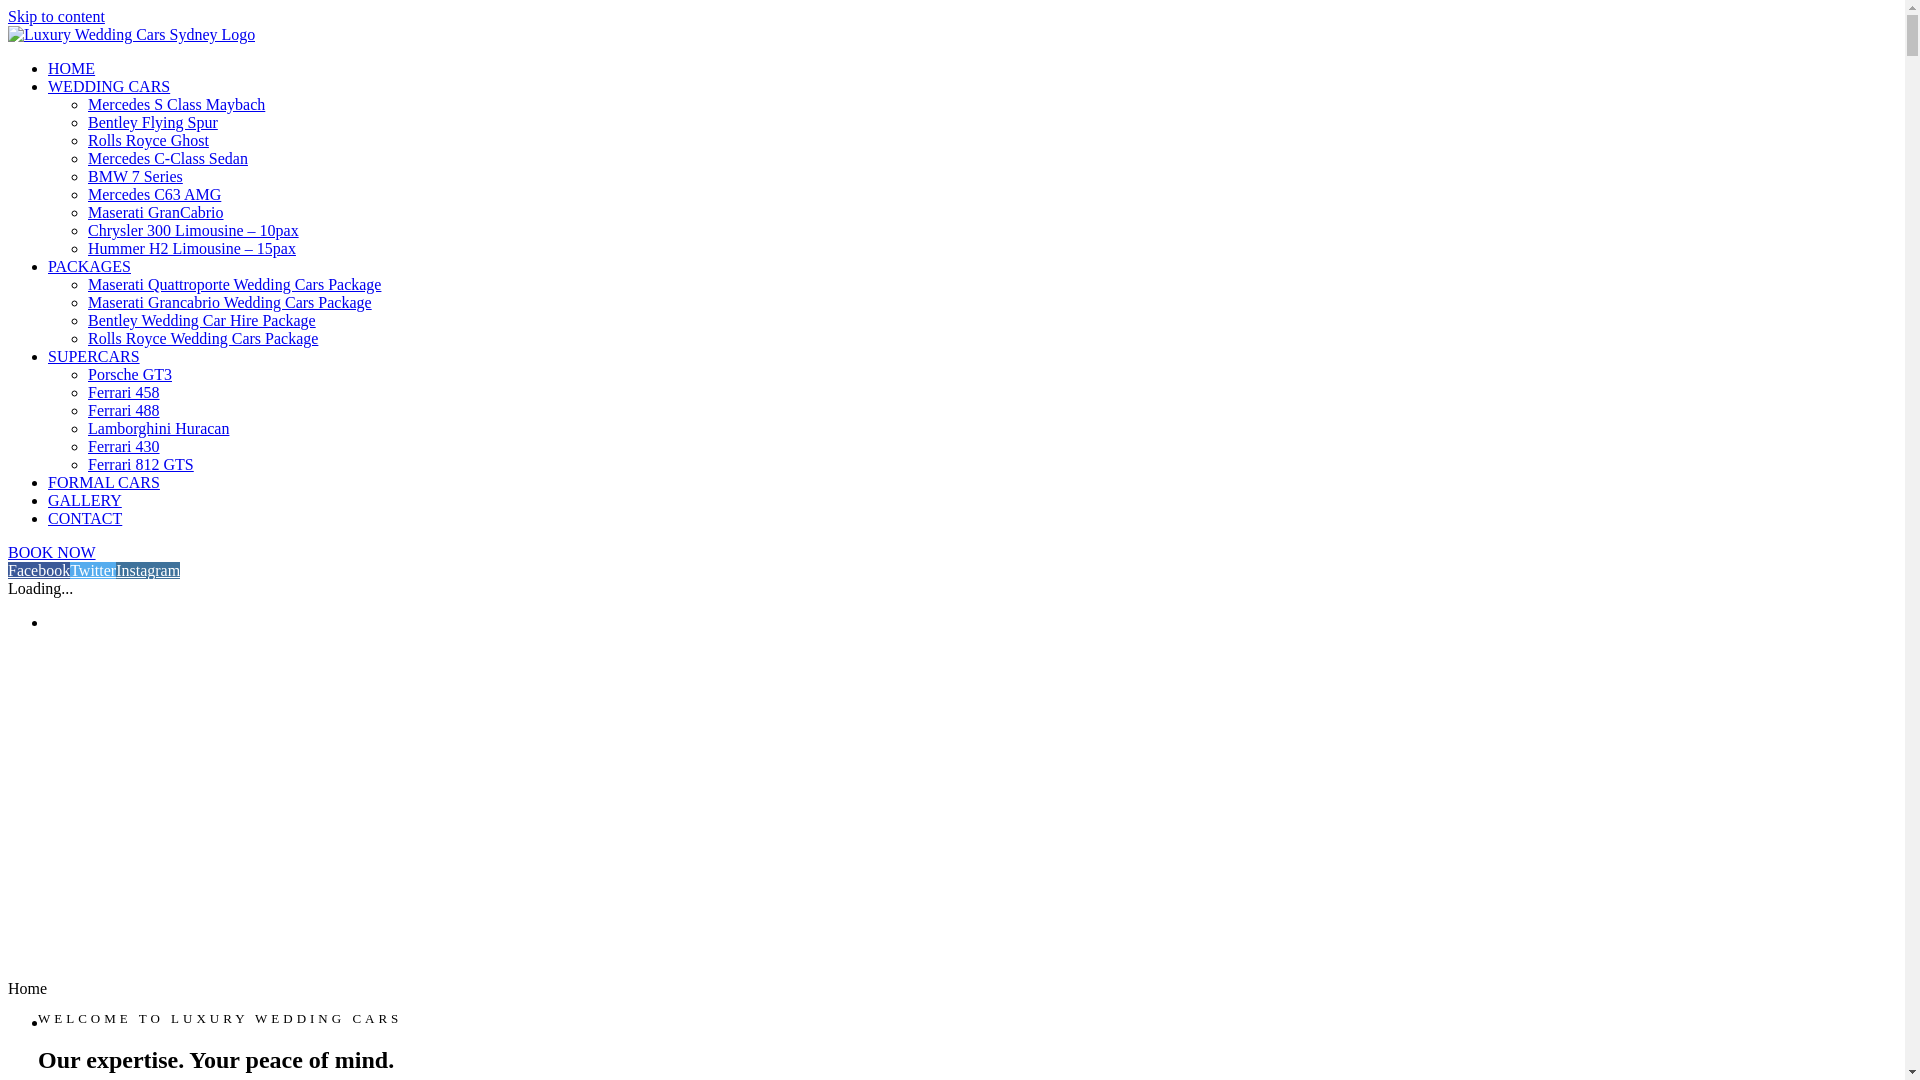 The height and width of the screenshot is (1080, 1920). What do you see at coordinates (88, 265) in the screenshot?
I see `'PACKAGES'` at bounding box center [88, 265].